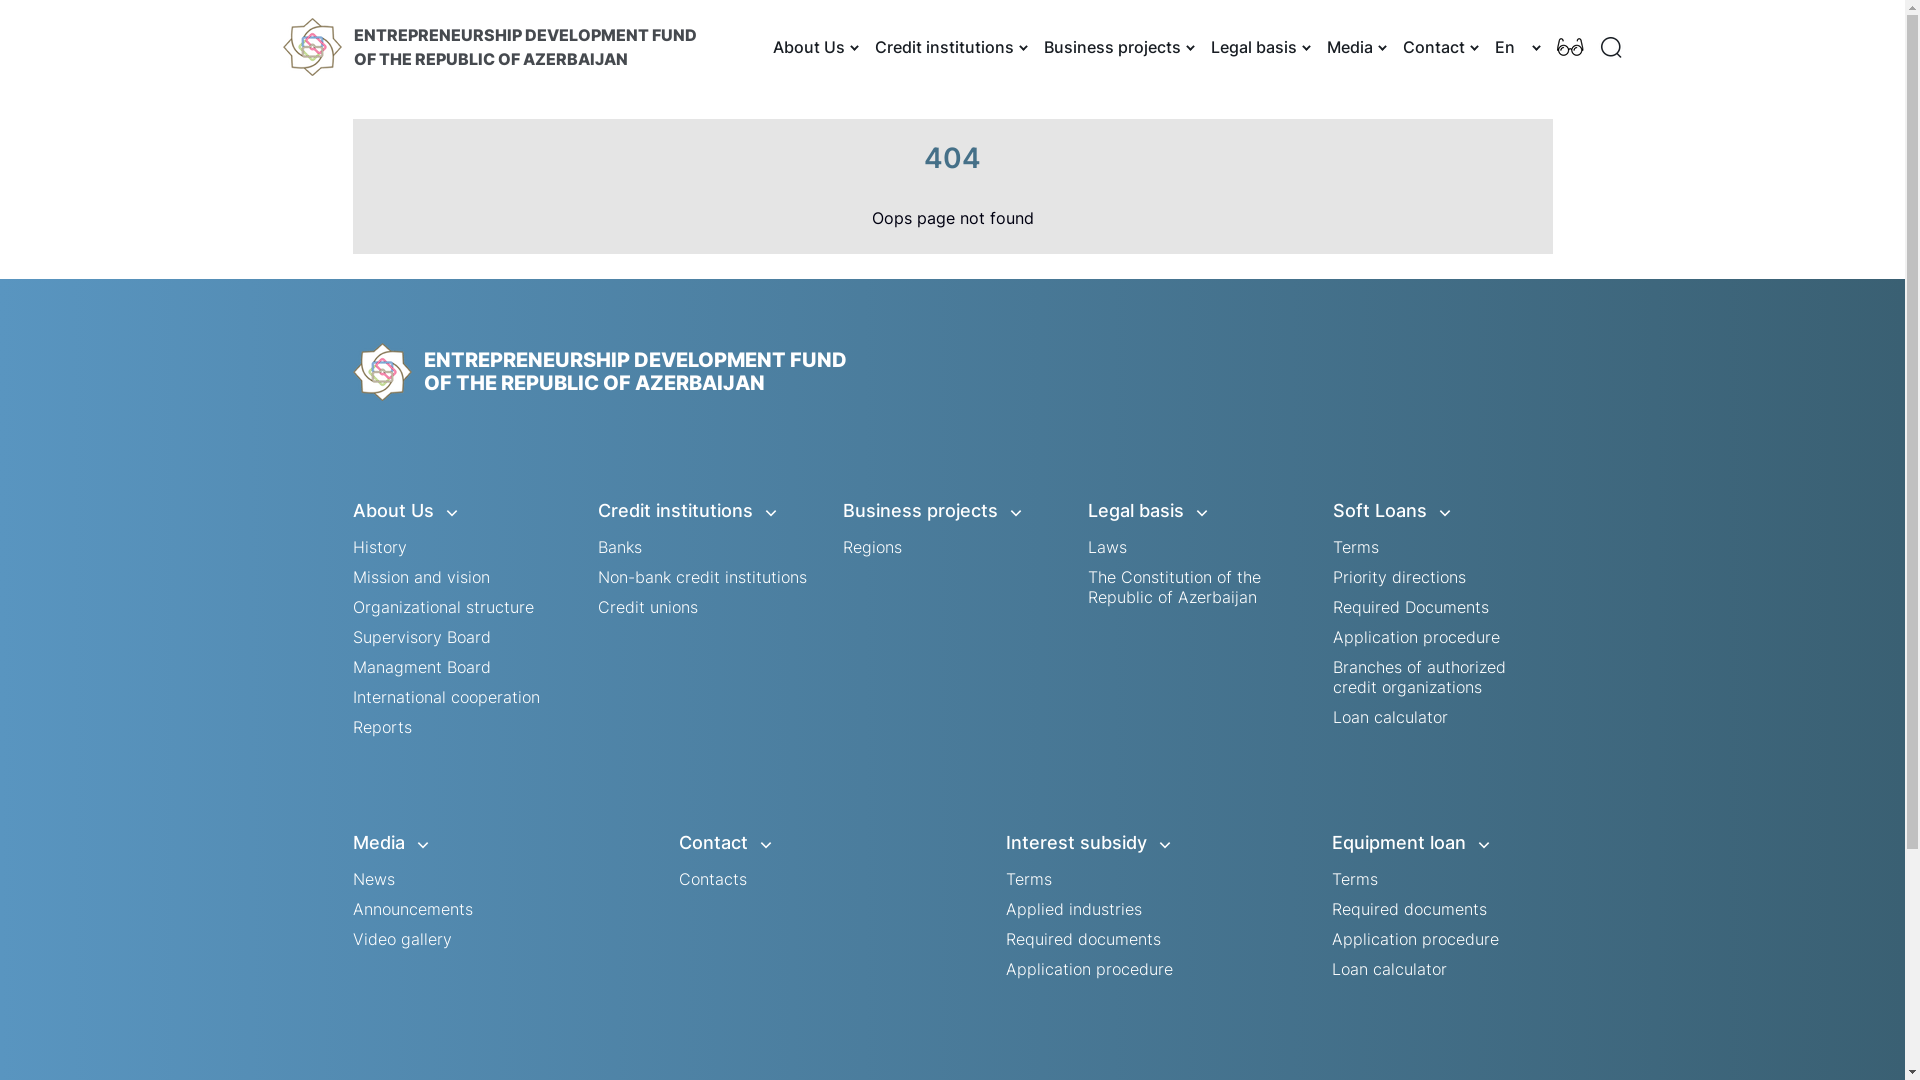 Image resolution: width=1920 pixels, height=1080 pixels. What do you see at coordinates (708, 509) in the screenshot?
I see `'Credit institutions'` at bounding box center [708, 509].